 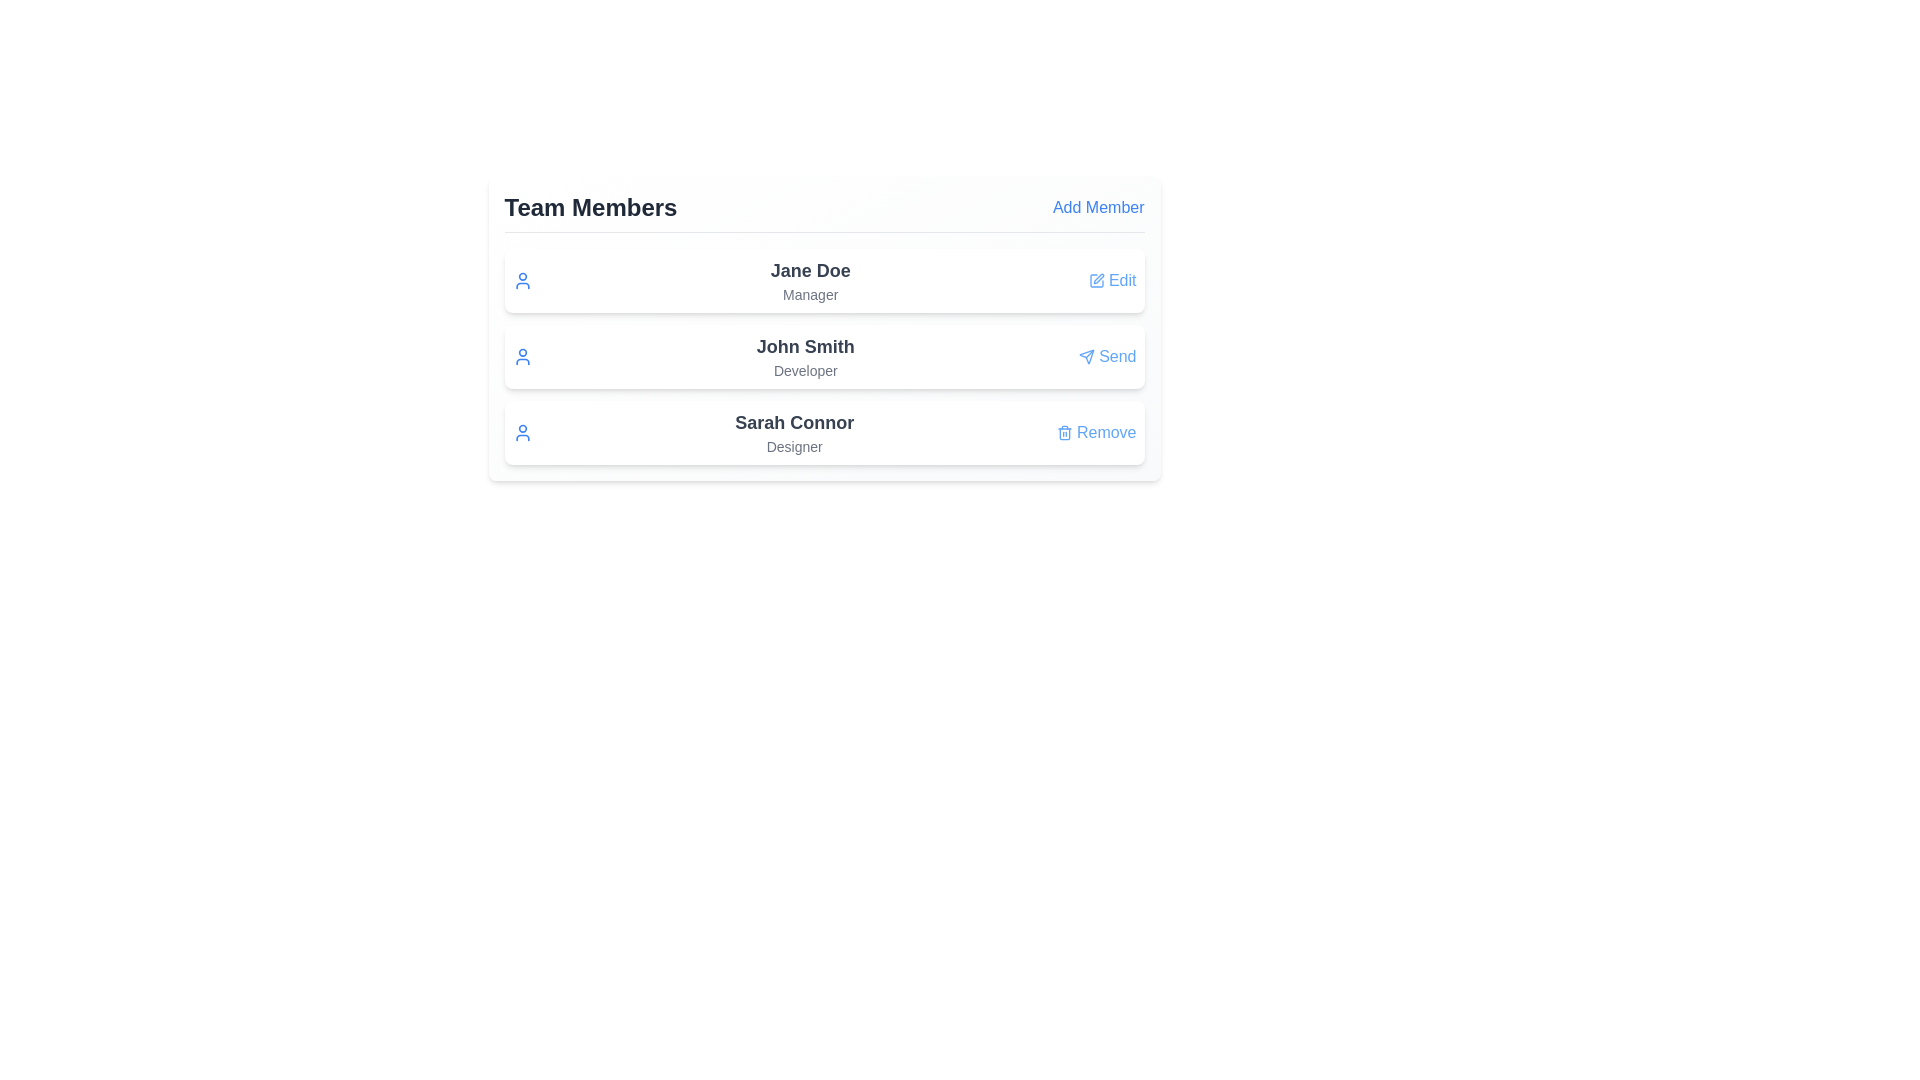 What do you see at coordinates (1106, 356) in the screenshot?
I see `the 'Send' button next to 'John Smith'` at bounding box center [1106, 356].